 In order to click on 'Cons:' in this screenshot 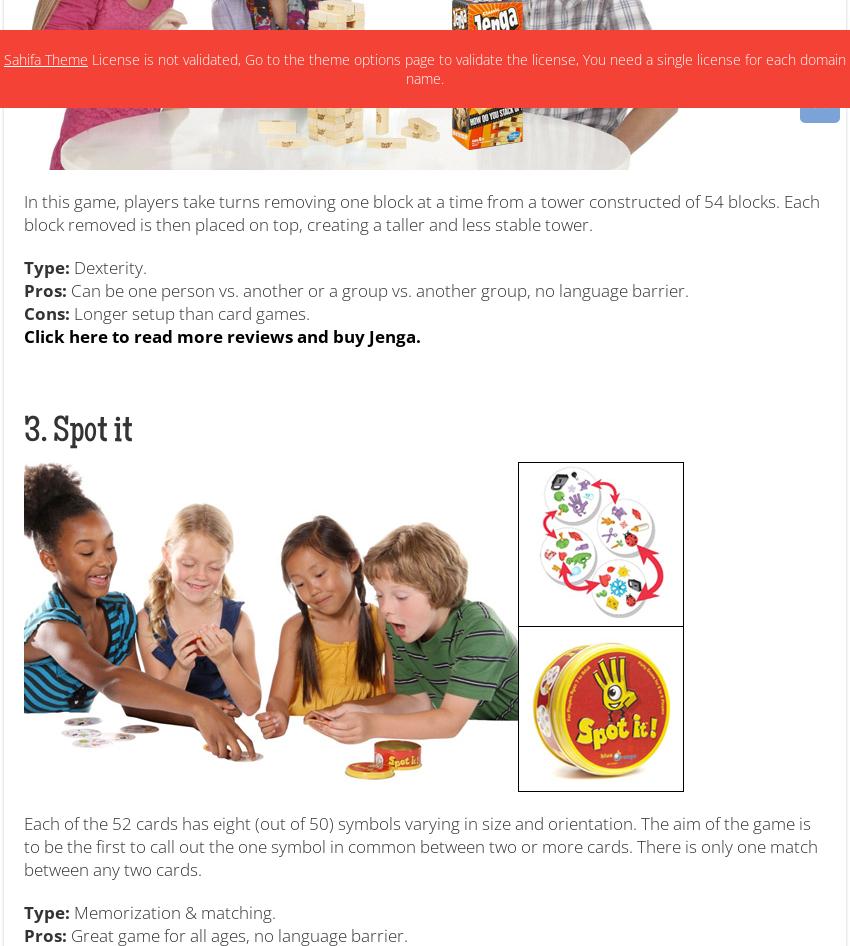, I will do `click(47, 311)`.